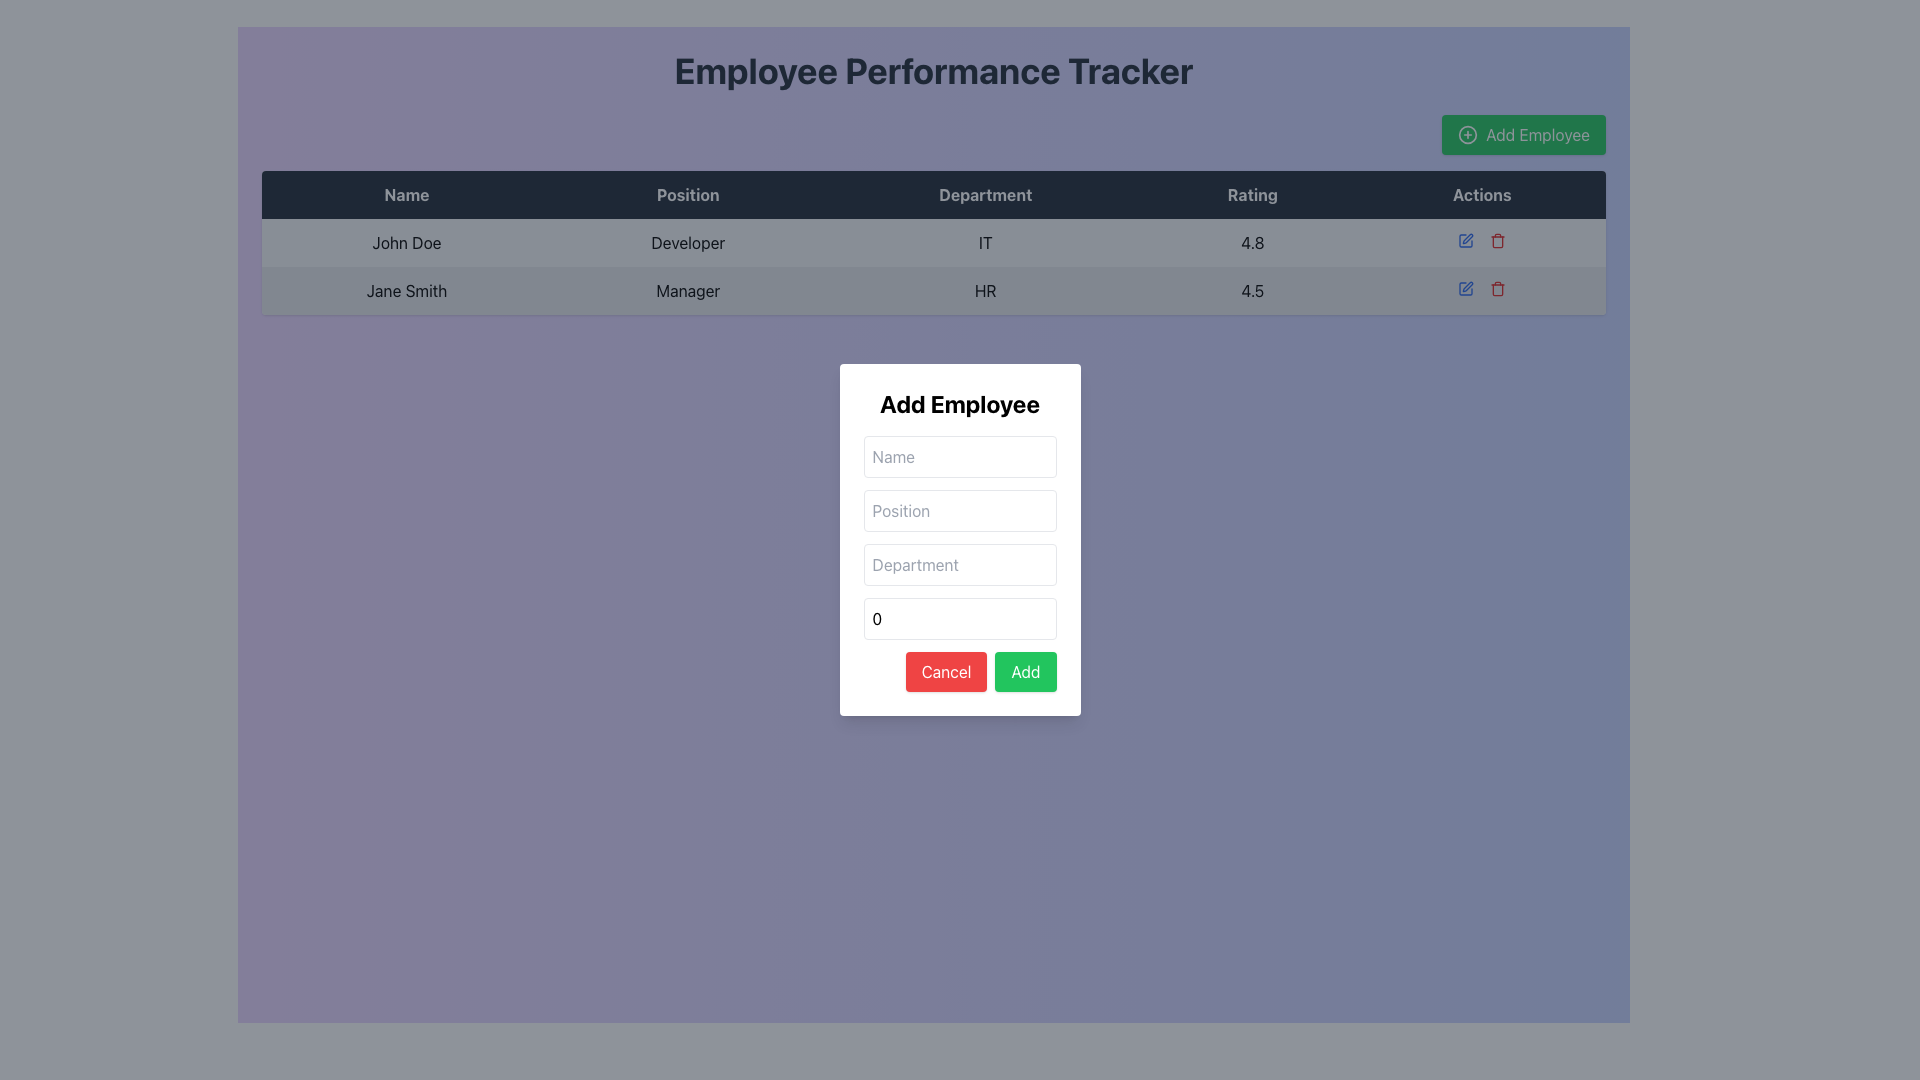  I want to click on square outline SVG icon located in the 'Actions' column of the second row in the 'Employee Performance Tracker' table using the developer tools, so click(1466, 289).